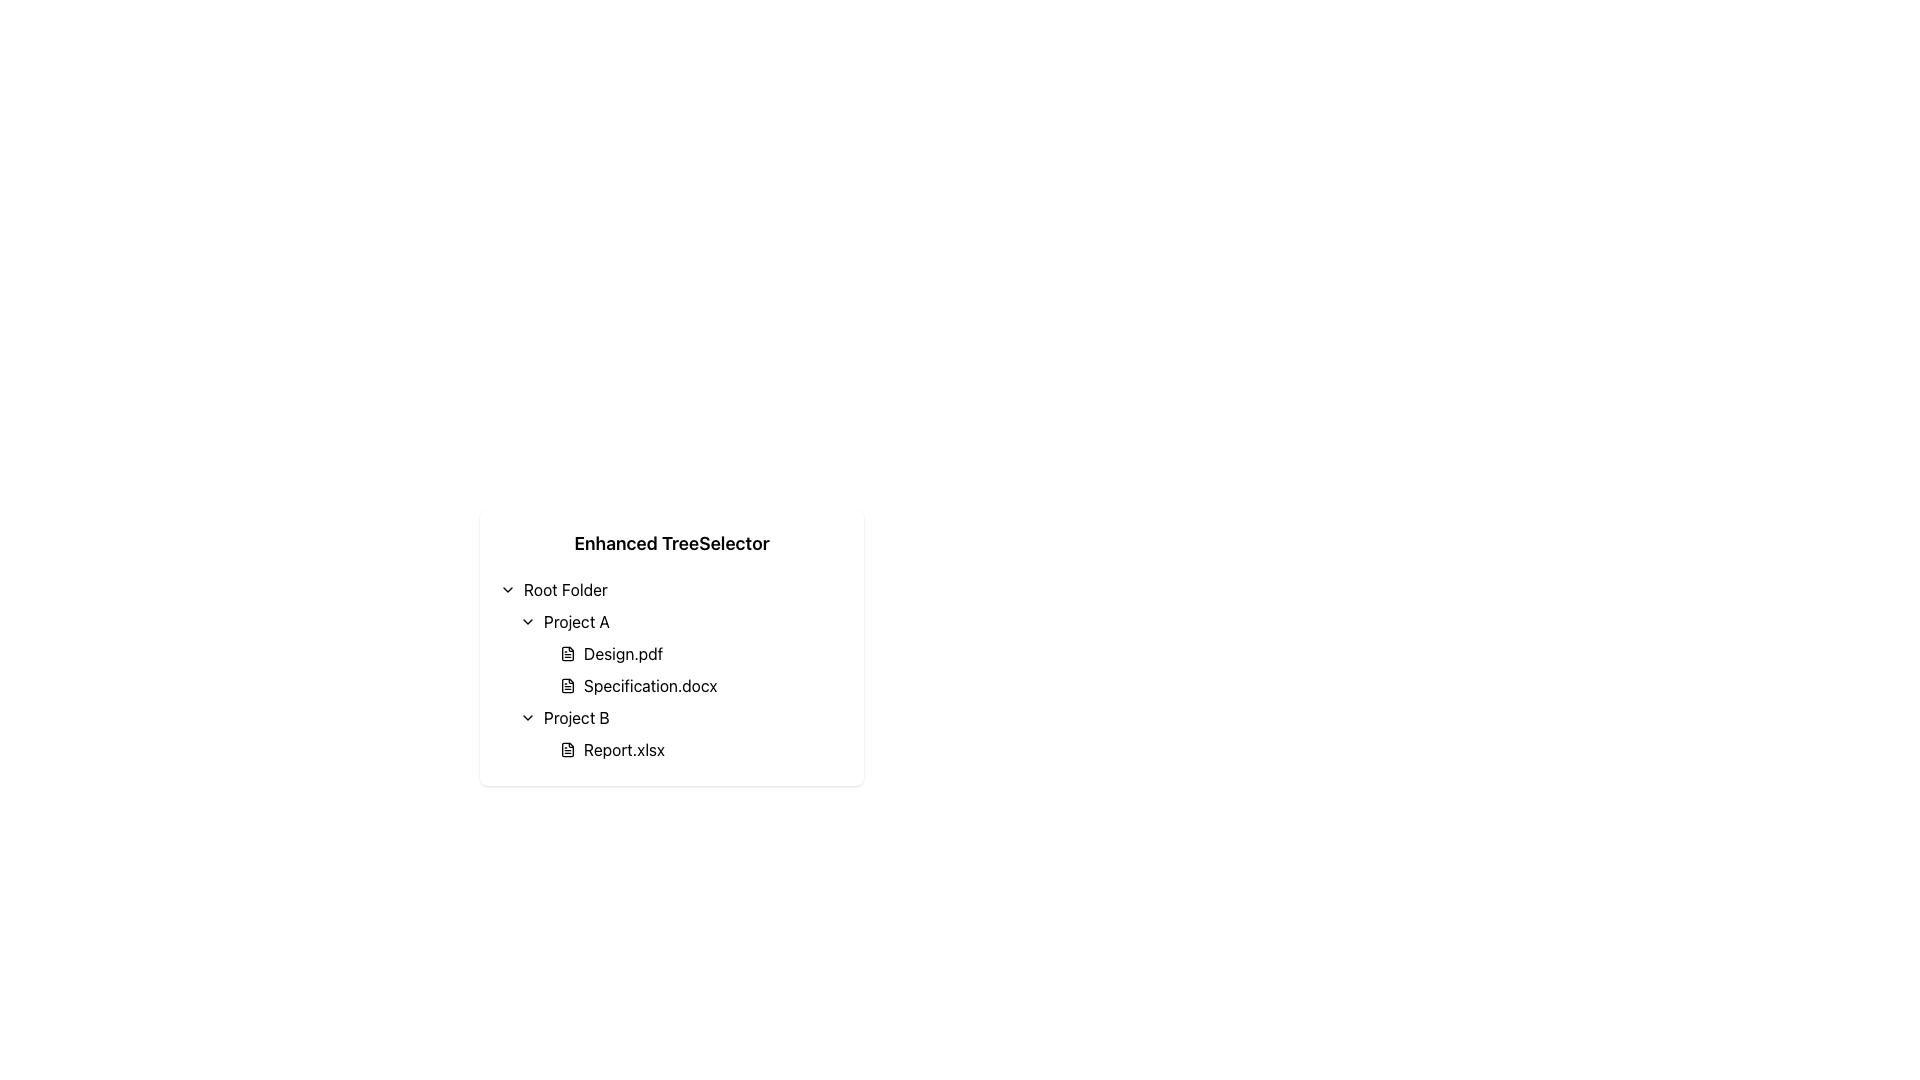 This screenshot has width=1920, height=1080. Describe the element at coordinates (564, 589) in the screenshot. I see `the 'Root Folder' text label to expand or collapse its contents` at that location.